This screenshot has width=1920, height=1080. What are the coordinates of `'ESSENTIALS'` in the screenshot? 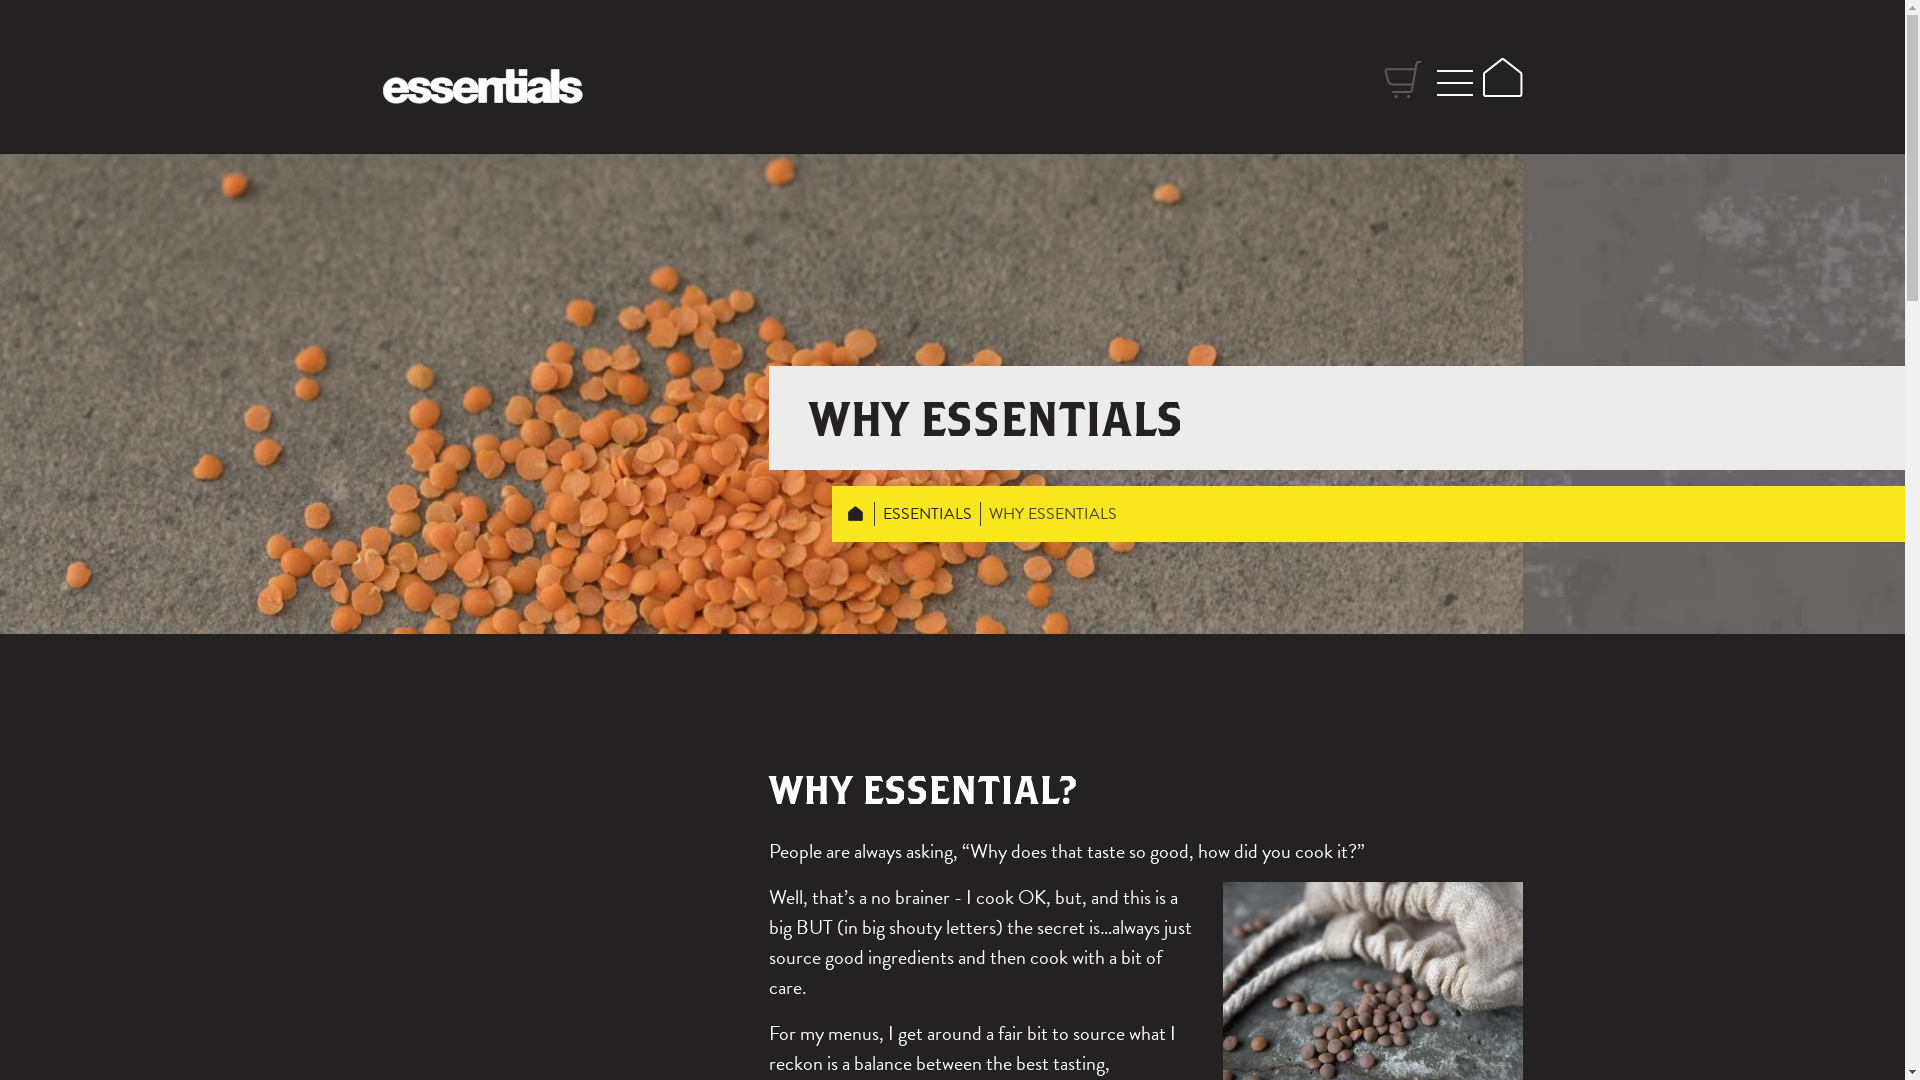 It's located at (882, 512).